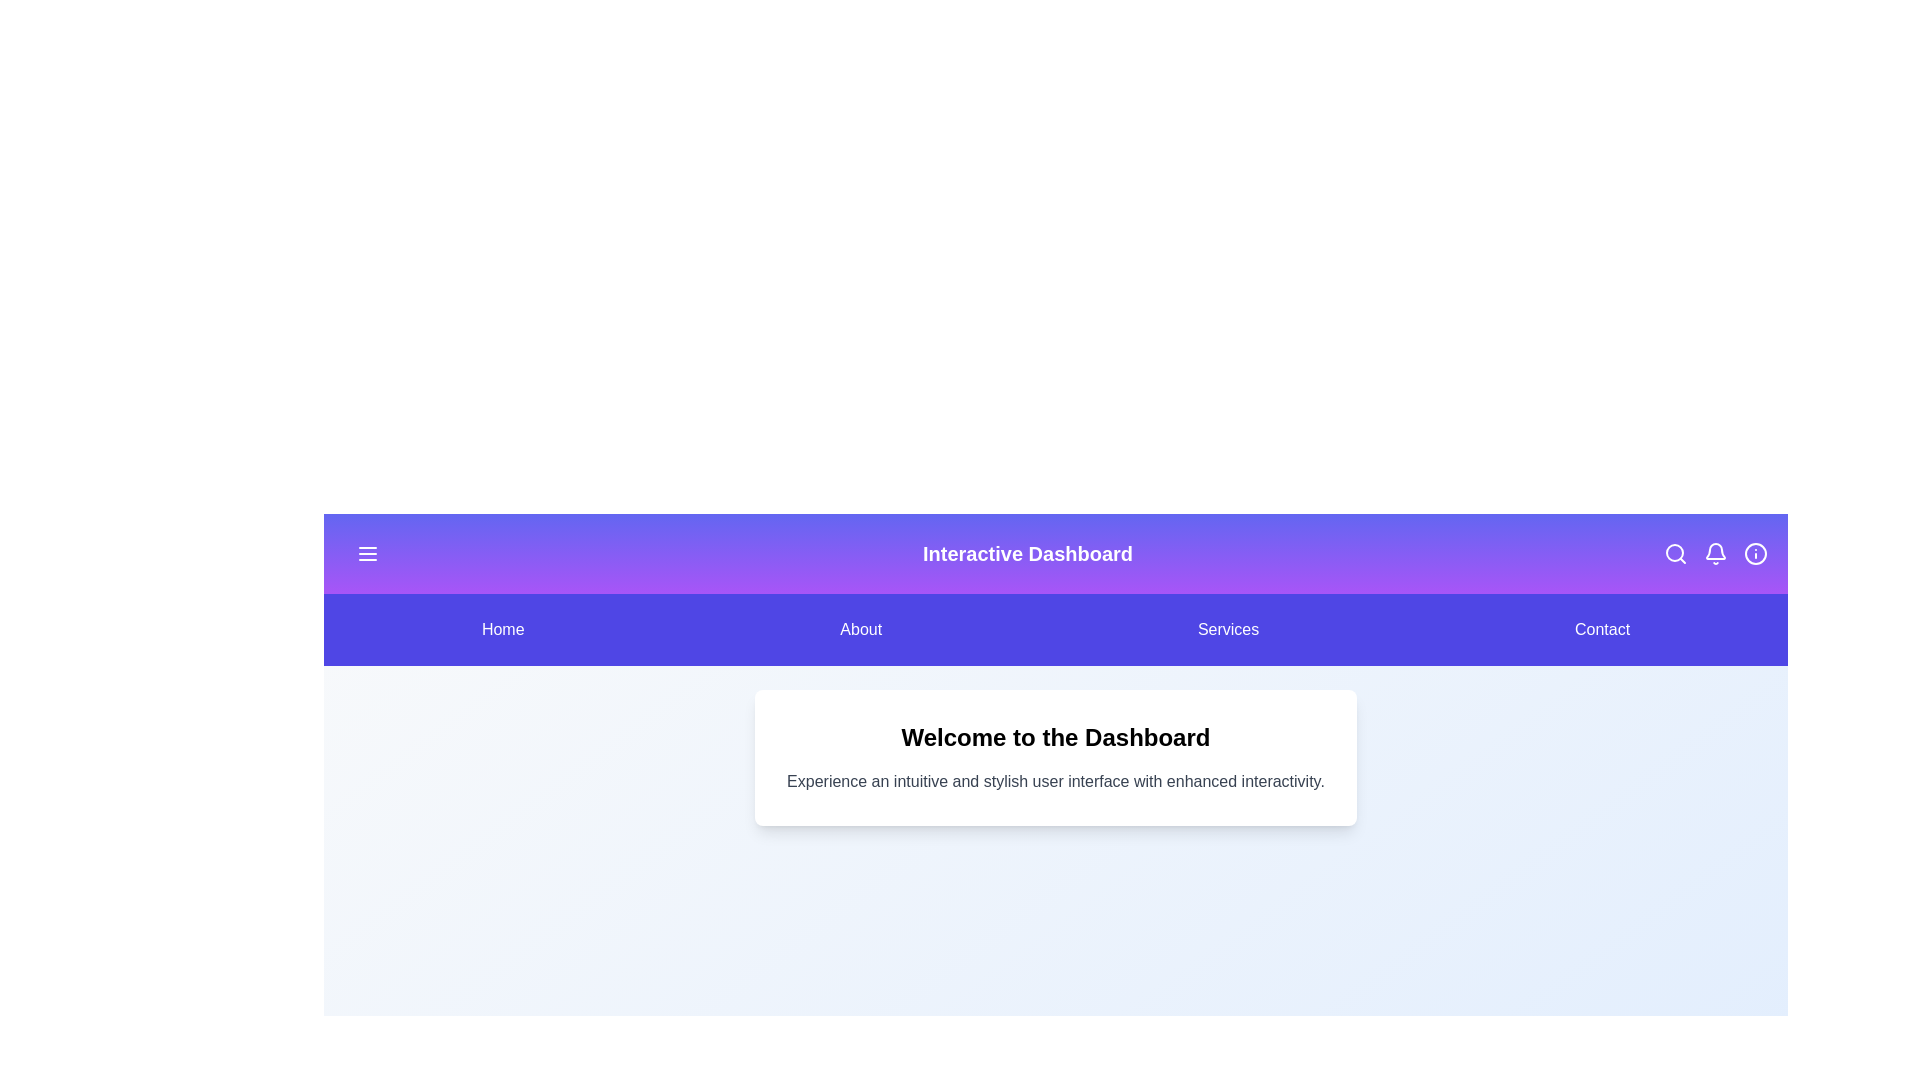  I want to click on the specified icon in the header: search, so click(1675, 554).